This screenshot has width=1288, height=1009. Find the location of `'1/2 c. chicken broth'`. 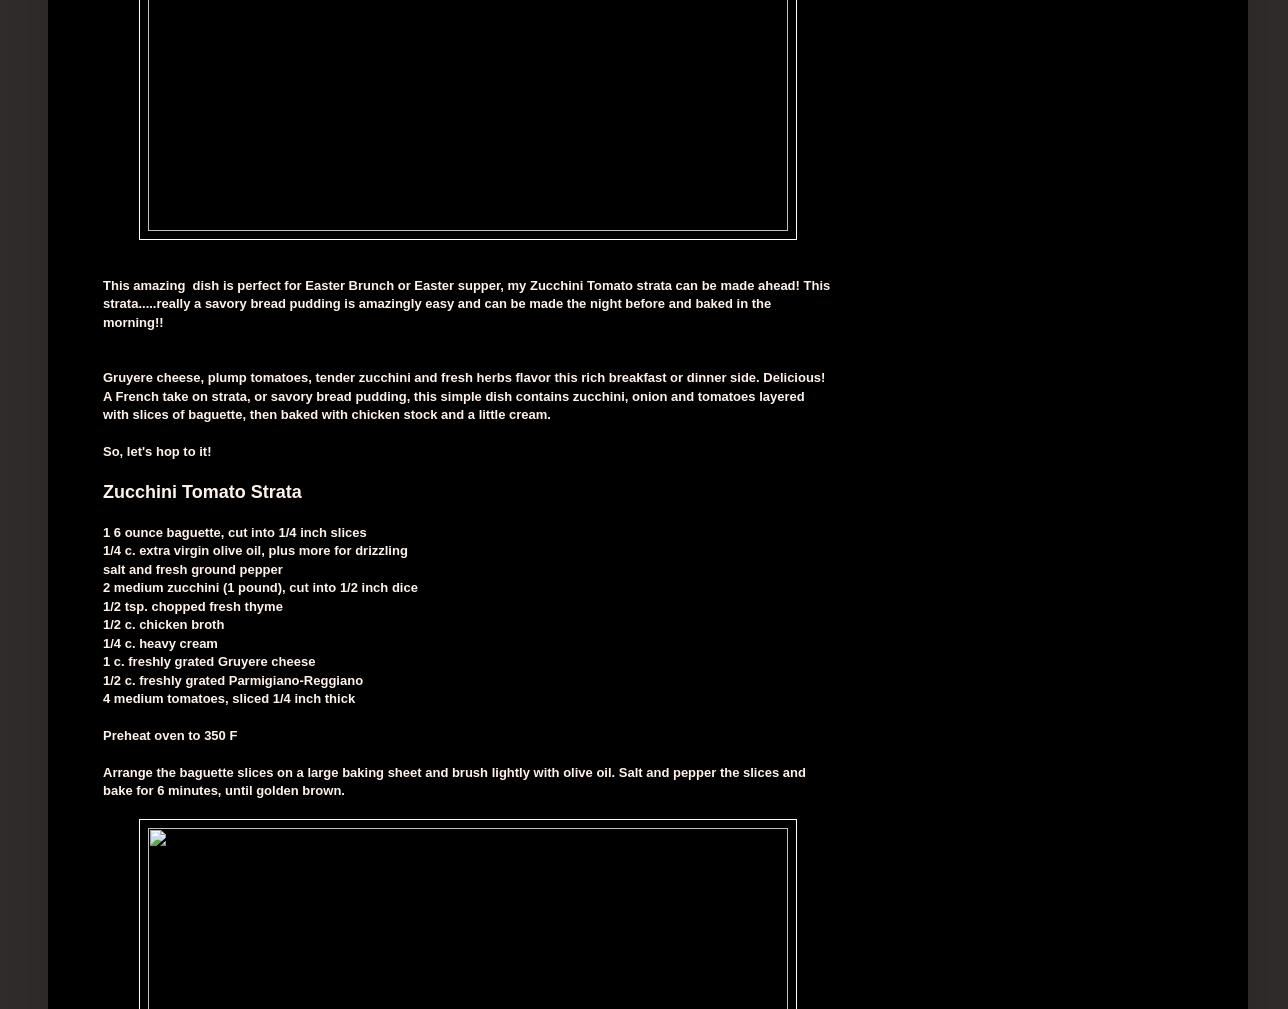

'1/2 c. chicken broth' is located at coordinates (163, 624).